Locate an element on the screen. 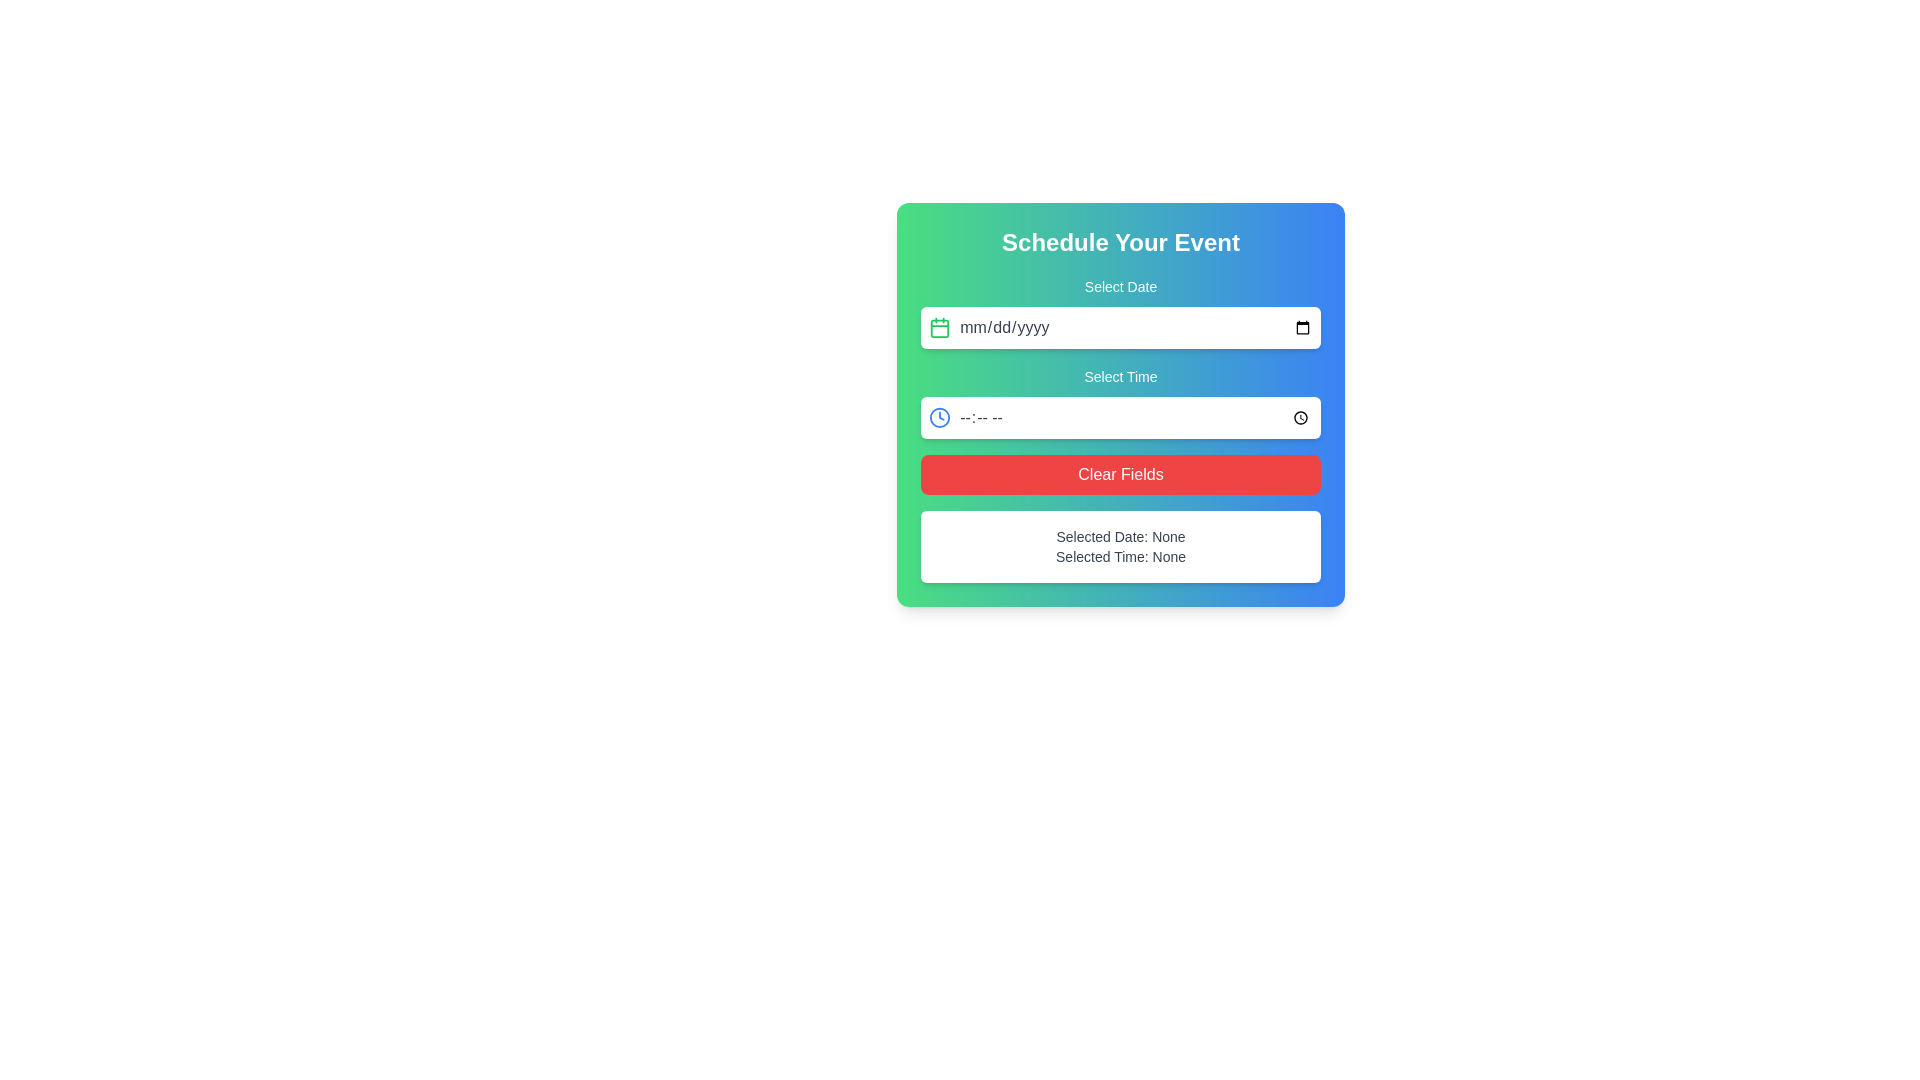  the date input field labeled 'Select Date' to enable keyboard input is located at coordinates (1121, 312).